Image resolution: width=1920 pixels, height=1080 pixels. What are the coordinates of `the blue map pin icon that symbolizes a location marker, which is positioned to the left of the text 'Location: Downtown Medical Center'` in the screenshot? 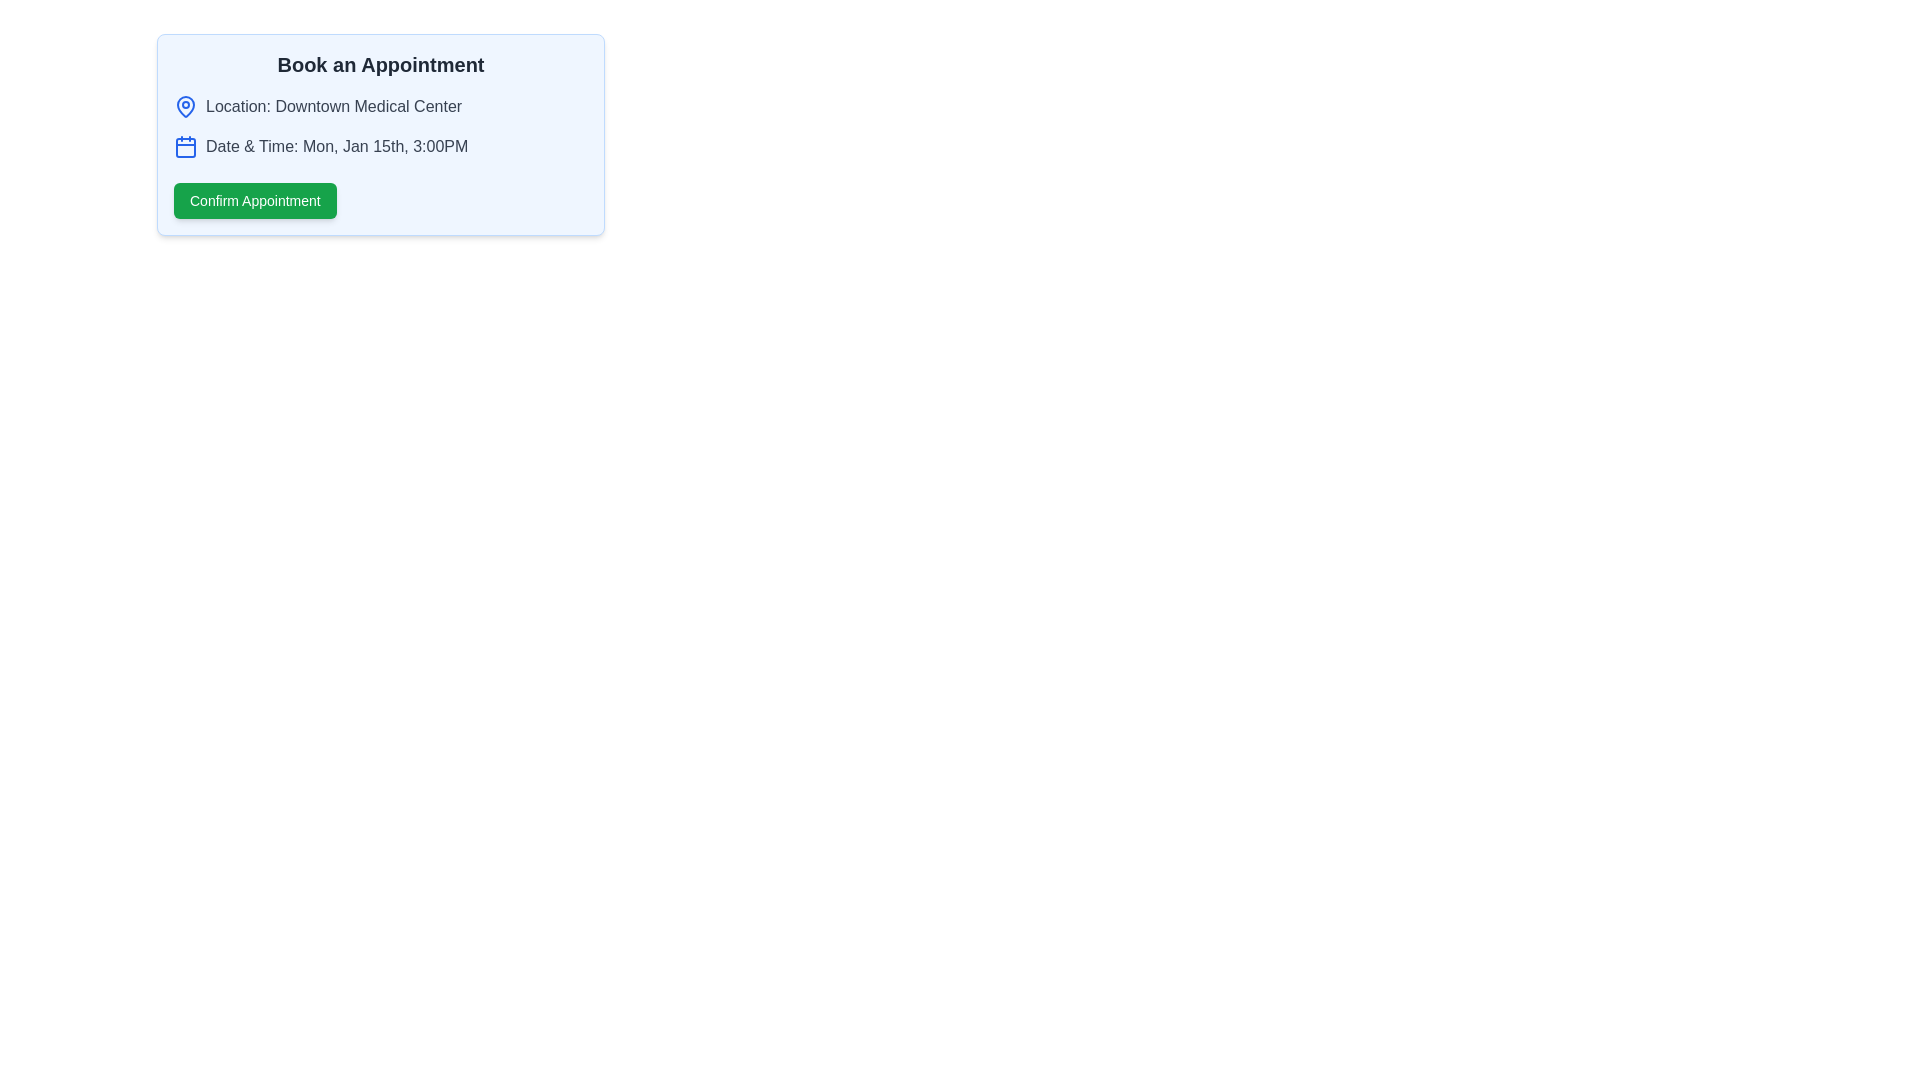 It's located at (186, 107).